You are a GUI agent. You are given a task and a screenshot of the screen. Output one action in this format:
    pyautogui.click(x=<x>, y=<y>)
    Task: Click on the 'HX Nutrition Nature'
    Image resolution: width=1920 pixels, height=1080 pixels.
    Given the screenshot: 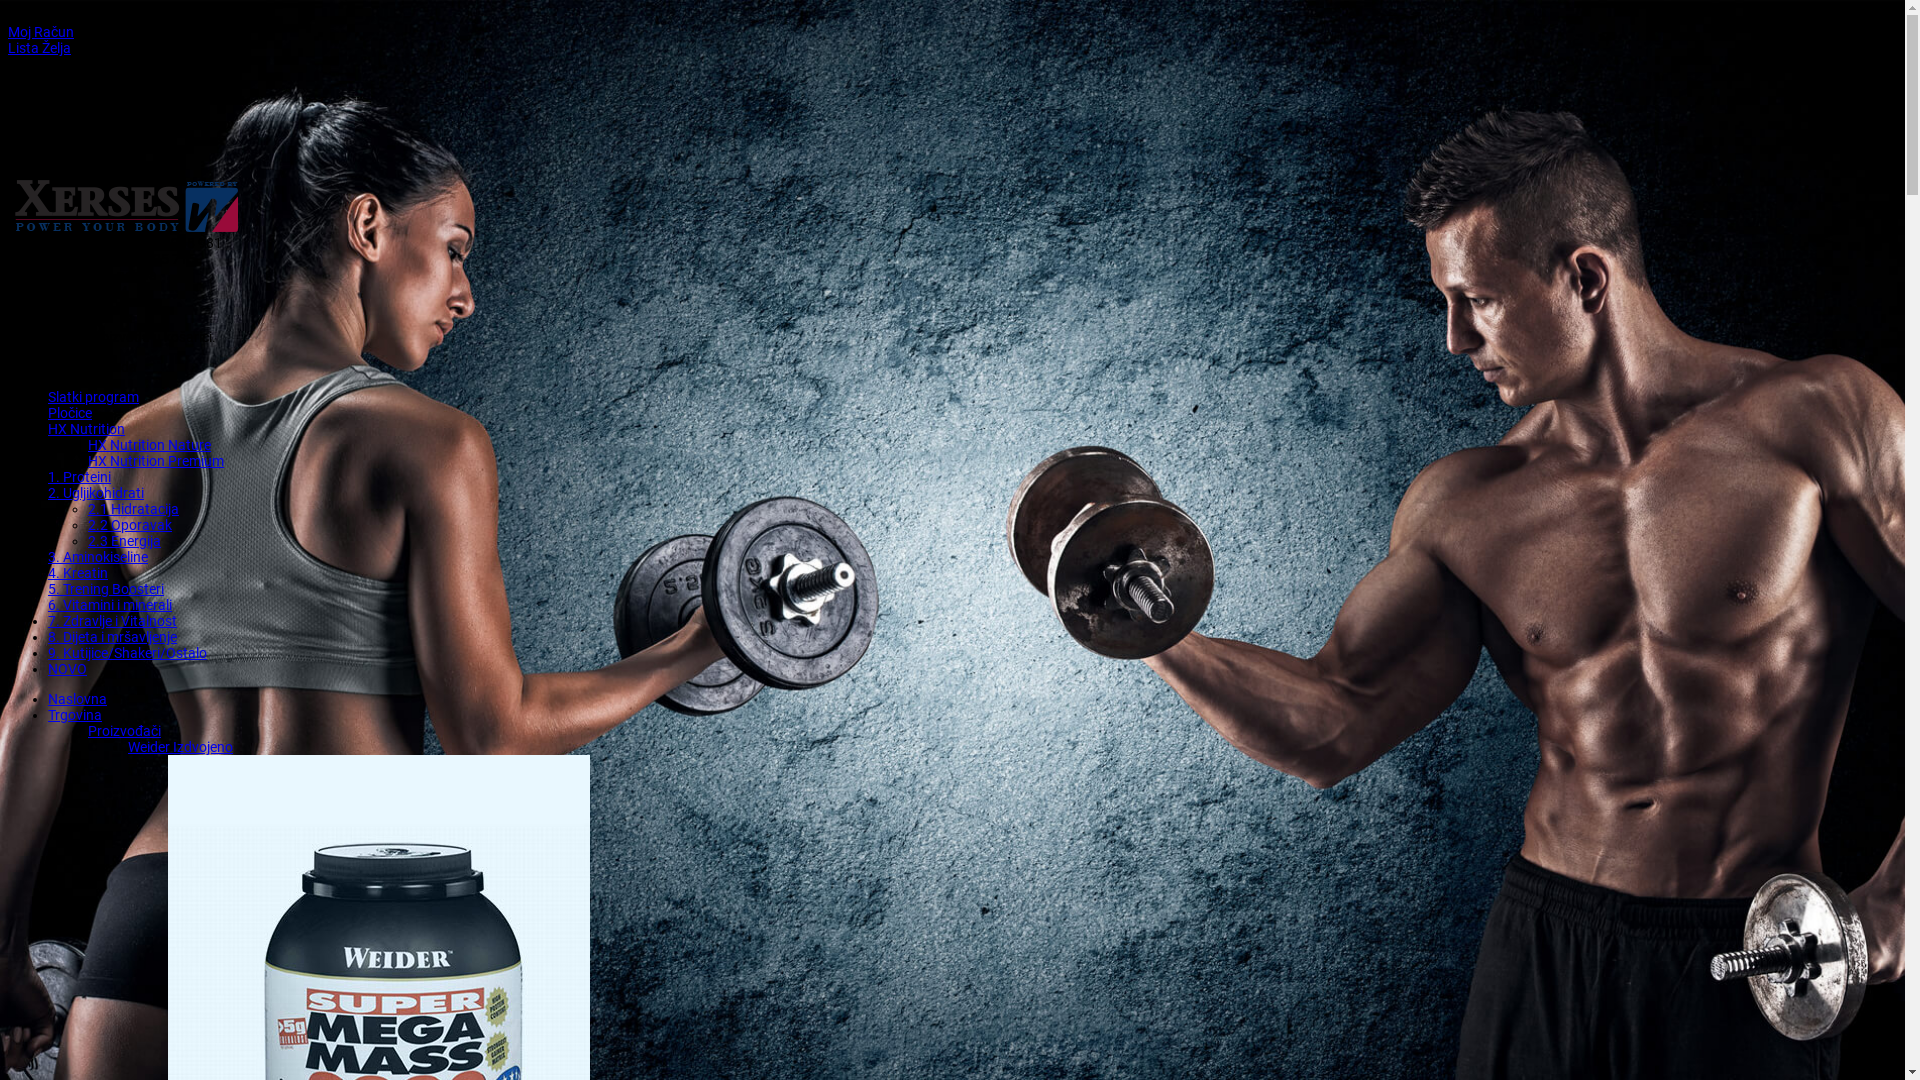 What is the action you would take?
    pyautogui.click(x=148, y=443)
    